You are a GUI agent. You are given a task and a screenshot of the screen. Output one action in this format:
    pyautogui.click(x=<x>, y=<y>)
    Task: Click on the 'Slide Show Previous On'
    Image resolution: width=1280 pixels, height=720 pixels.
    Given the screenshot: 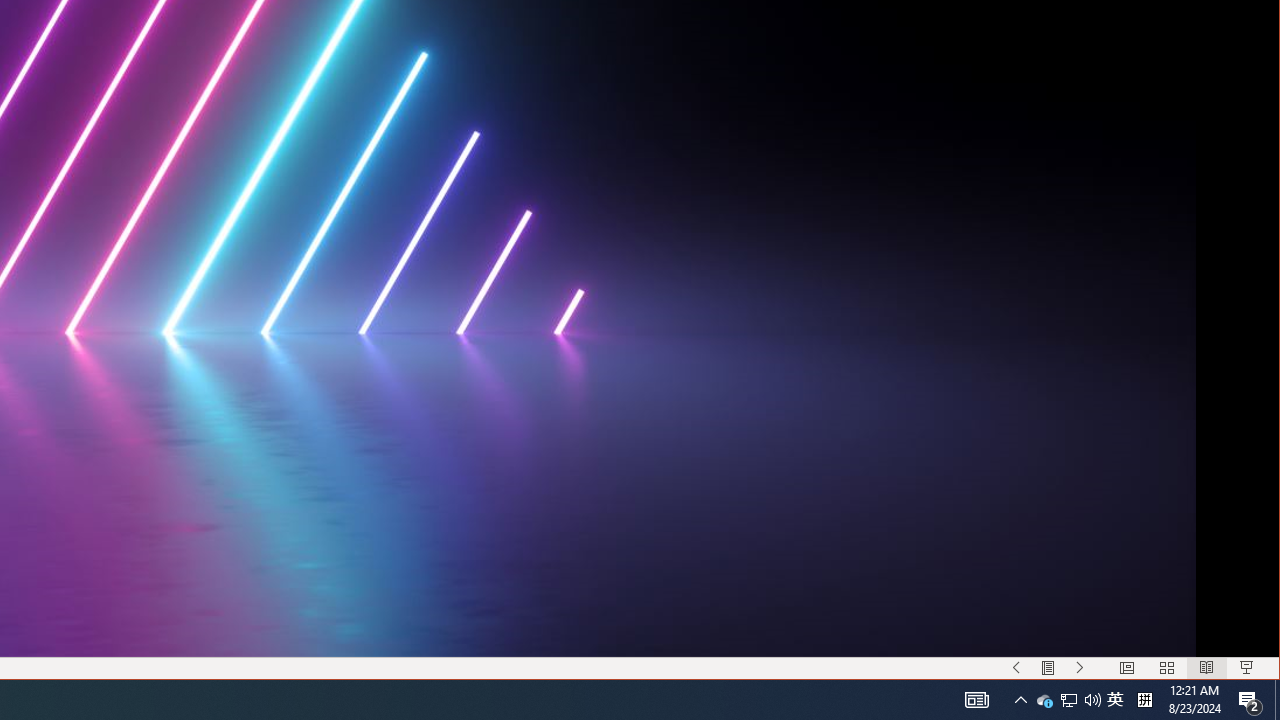 What is the action you would take?
    pyautogui.click(x=1016, y=668)
    